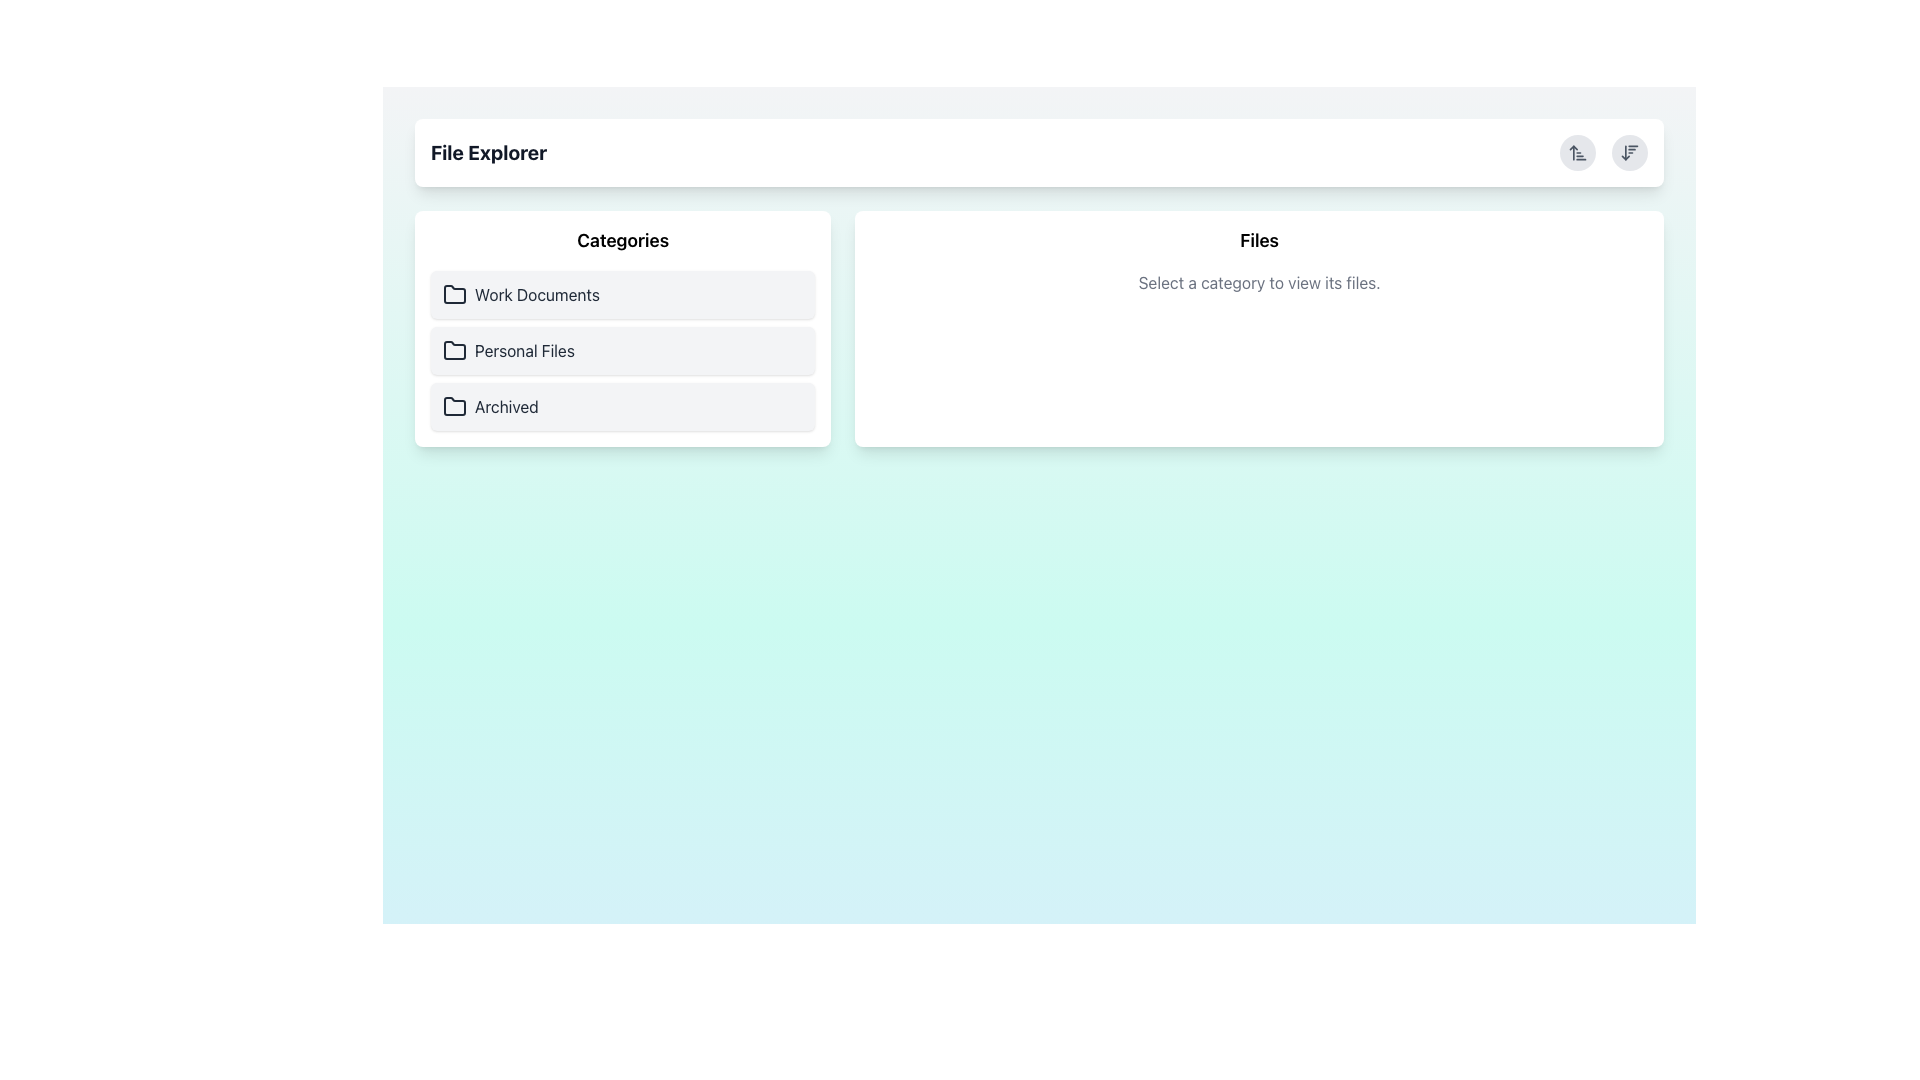 The image size is (1920, 1080). What do you see at coordinates (454, 405) in the screenshot?
I see `the third folder icon in the vertical list of categories labeled 'Archived' under the 'Categories' header on the left panel` at bounding box center [454, 405].